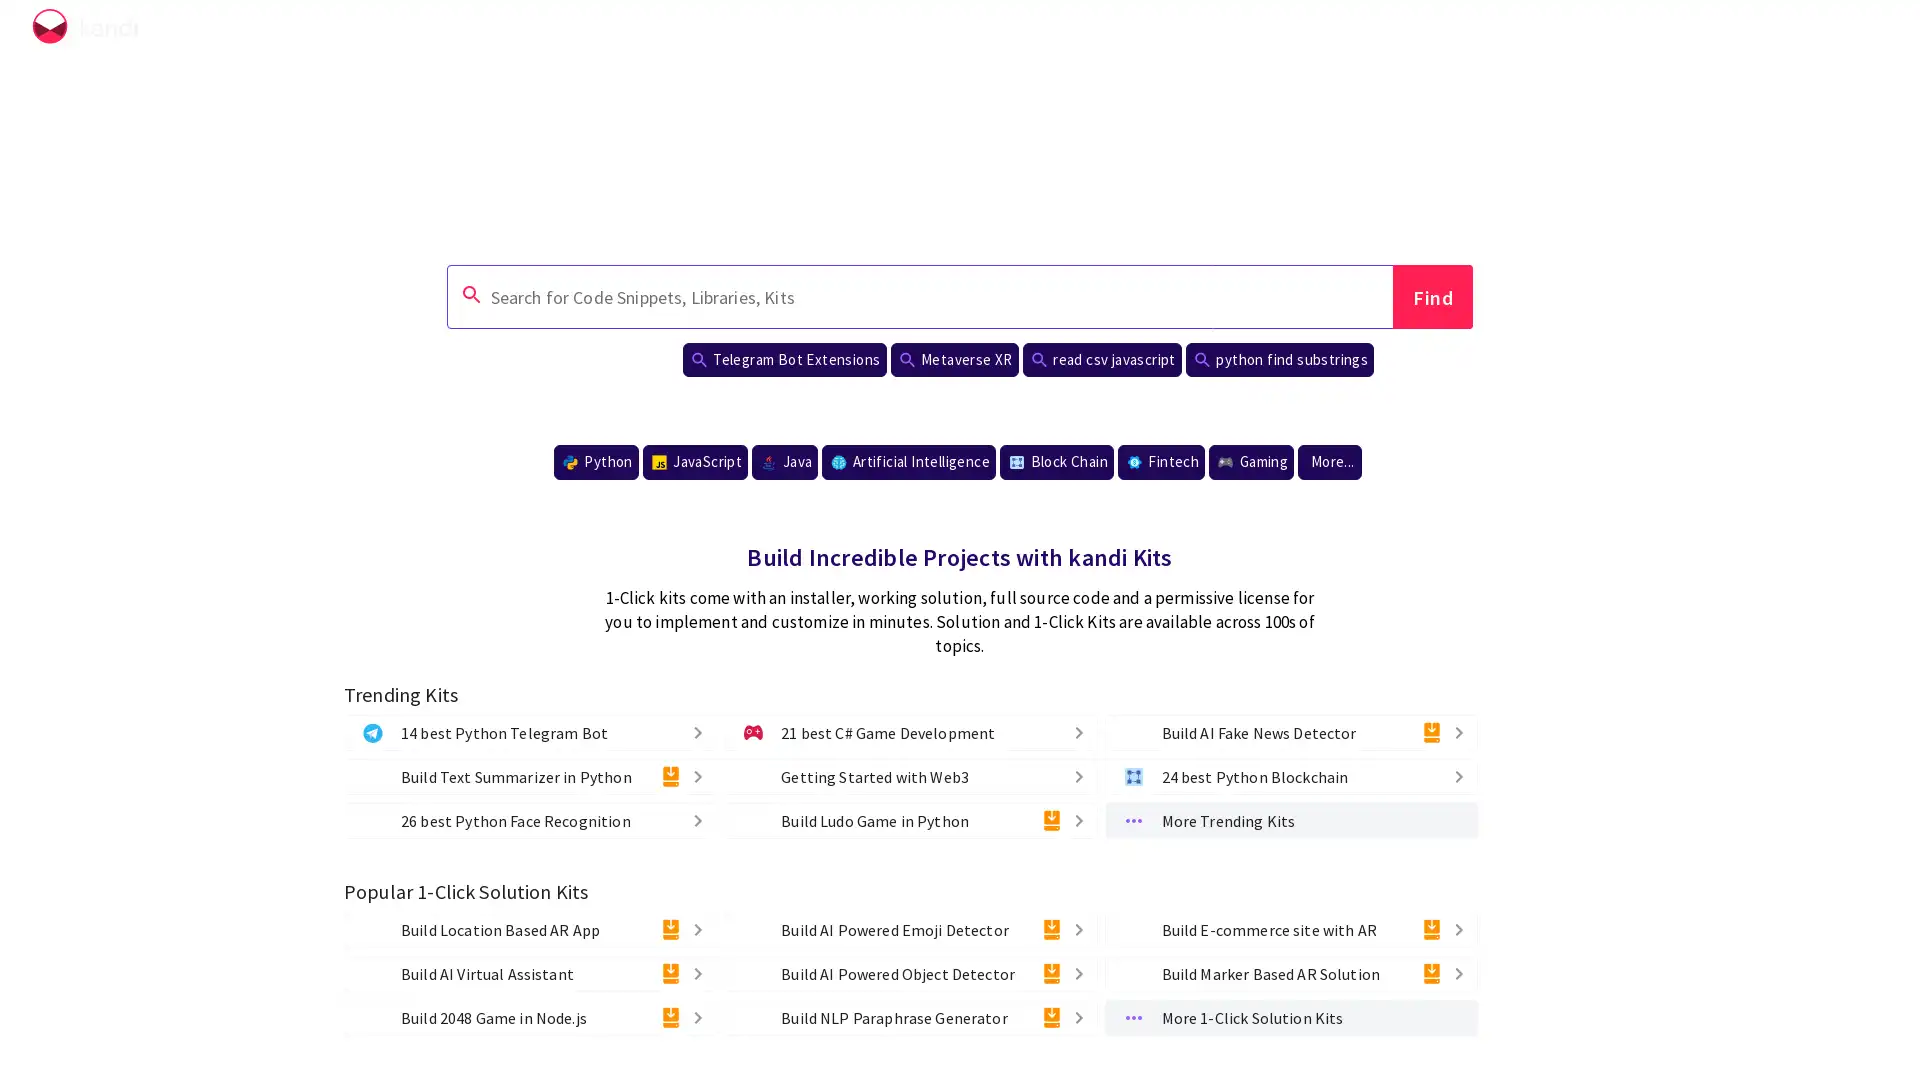 This screenshot has width=1920, height=1080. Describe the element at coordinates (530, 774) in the screenshot. I see `text-summarizer Build Text Summarizer in Python` at that location.